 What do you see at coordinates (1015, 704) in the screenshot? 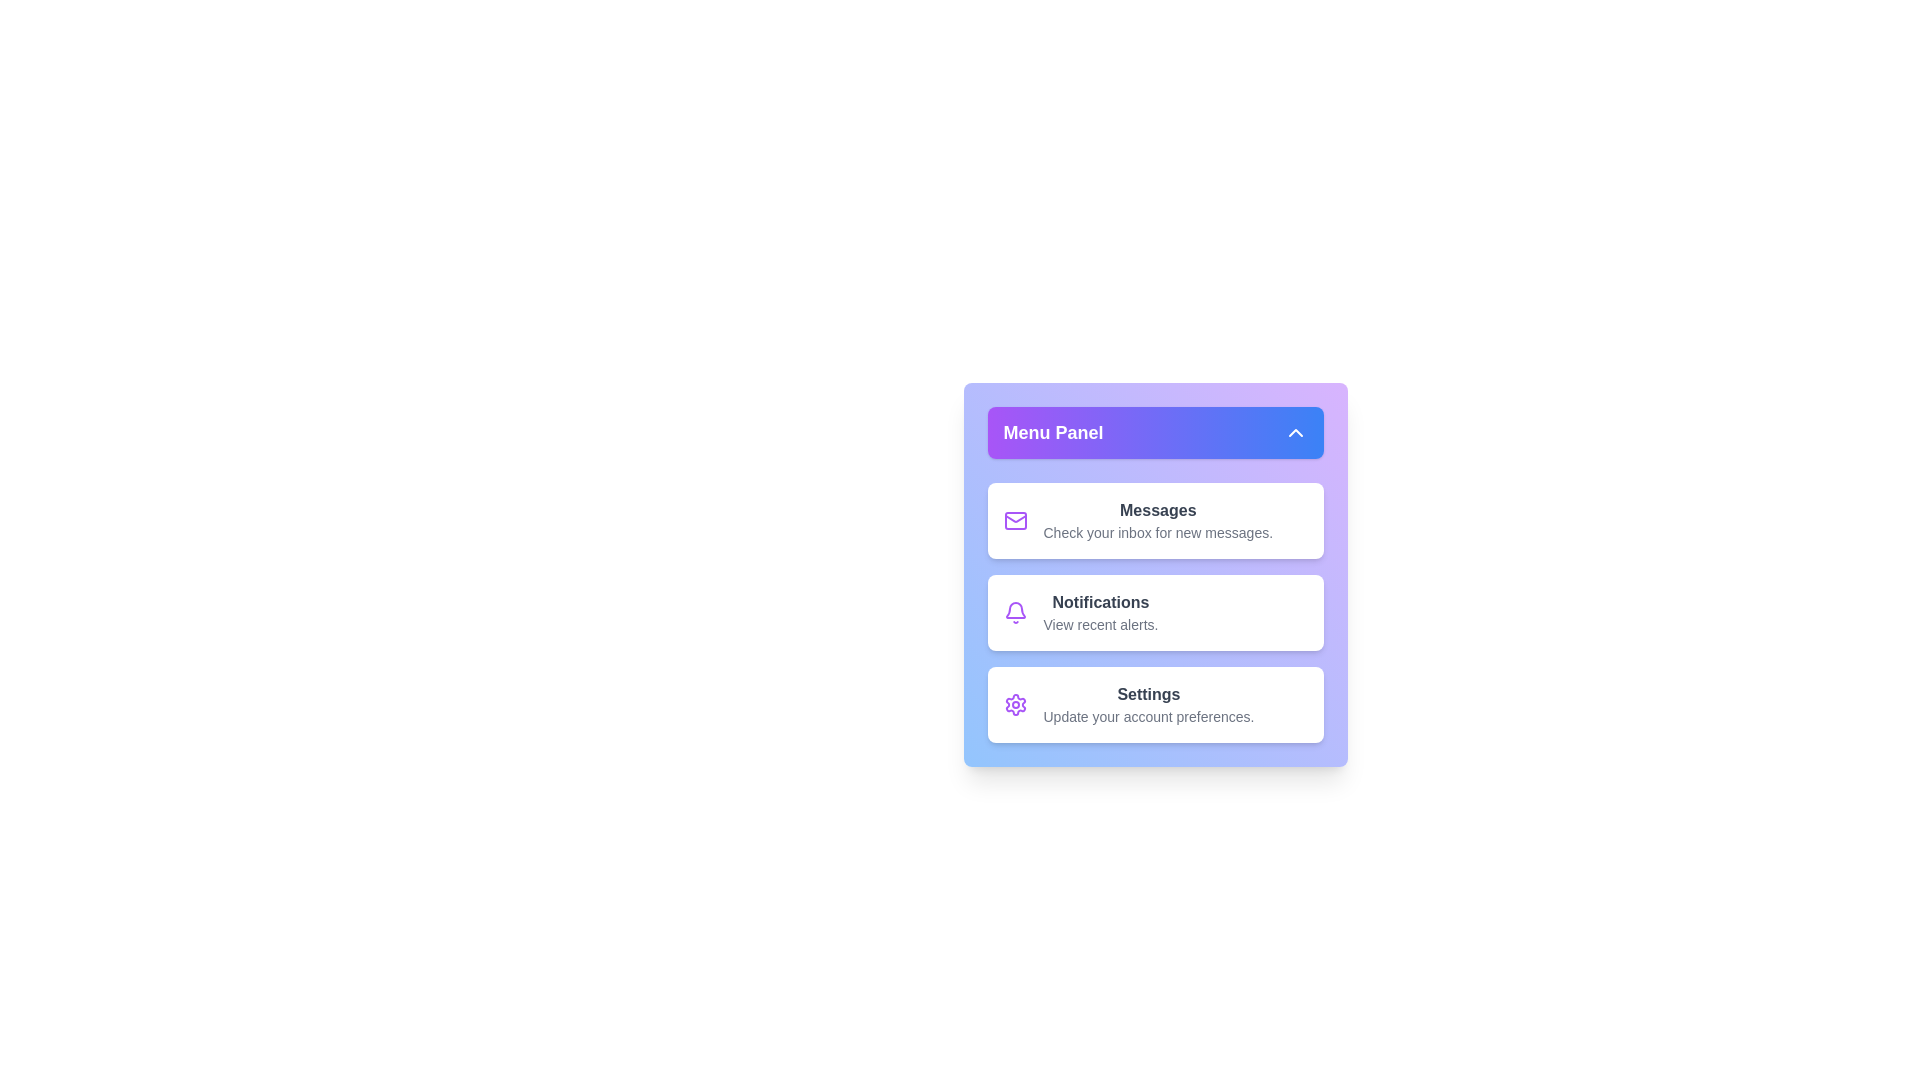
I see `the icon of the menu item labeled Settings` at bounding box center [1015, 704].